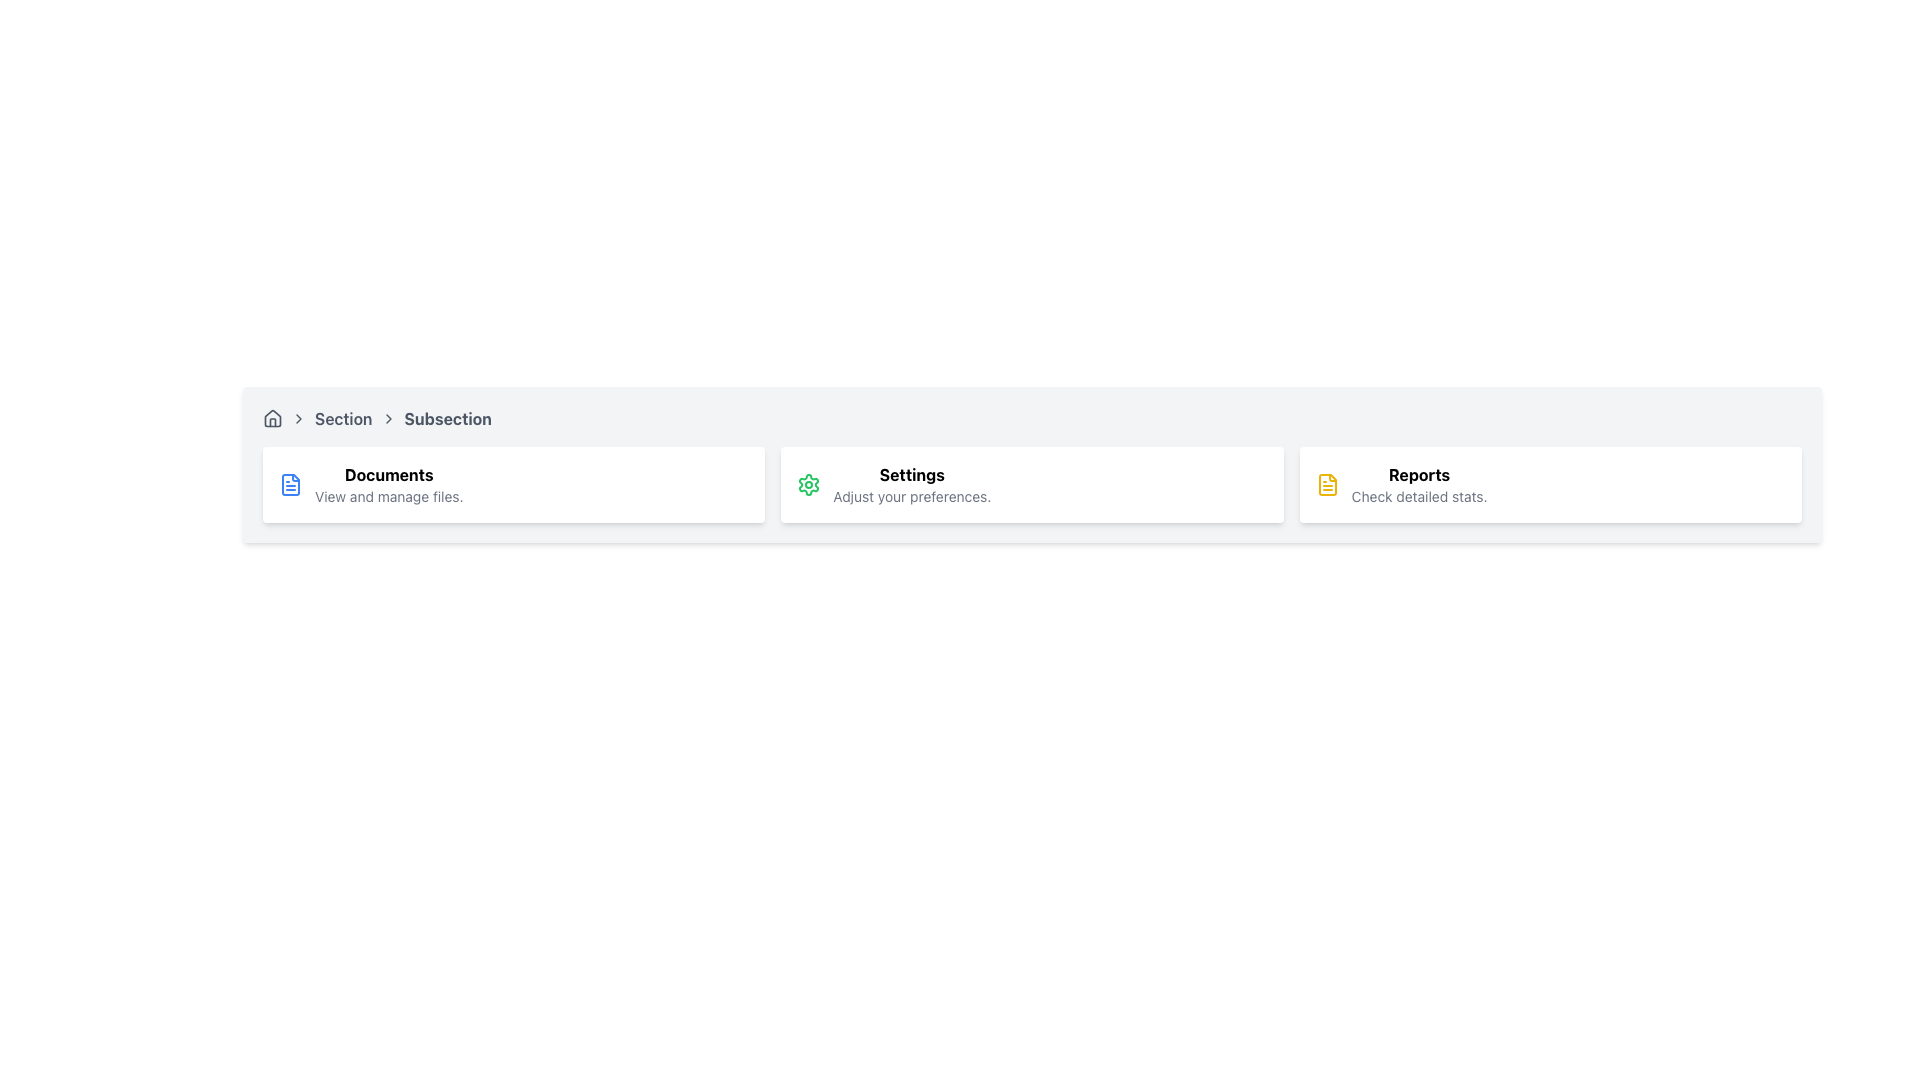  I want to click on title label for the 'Reports' section, which is positioned in the third column of the layout, above descriptive text and next to a yellow document icon, so click(1418, 474).